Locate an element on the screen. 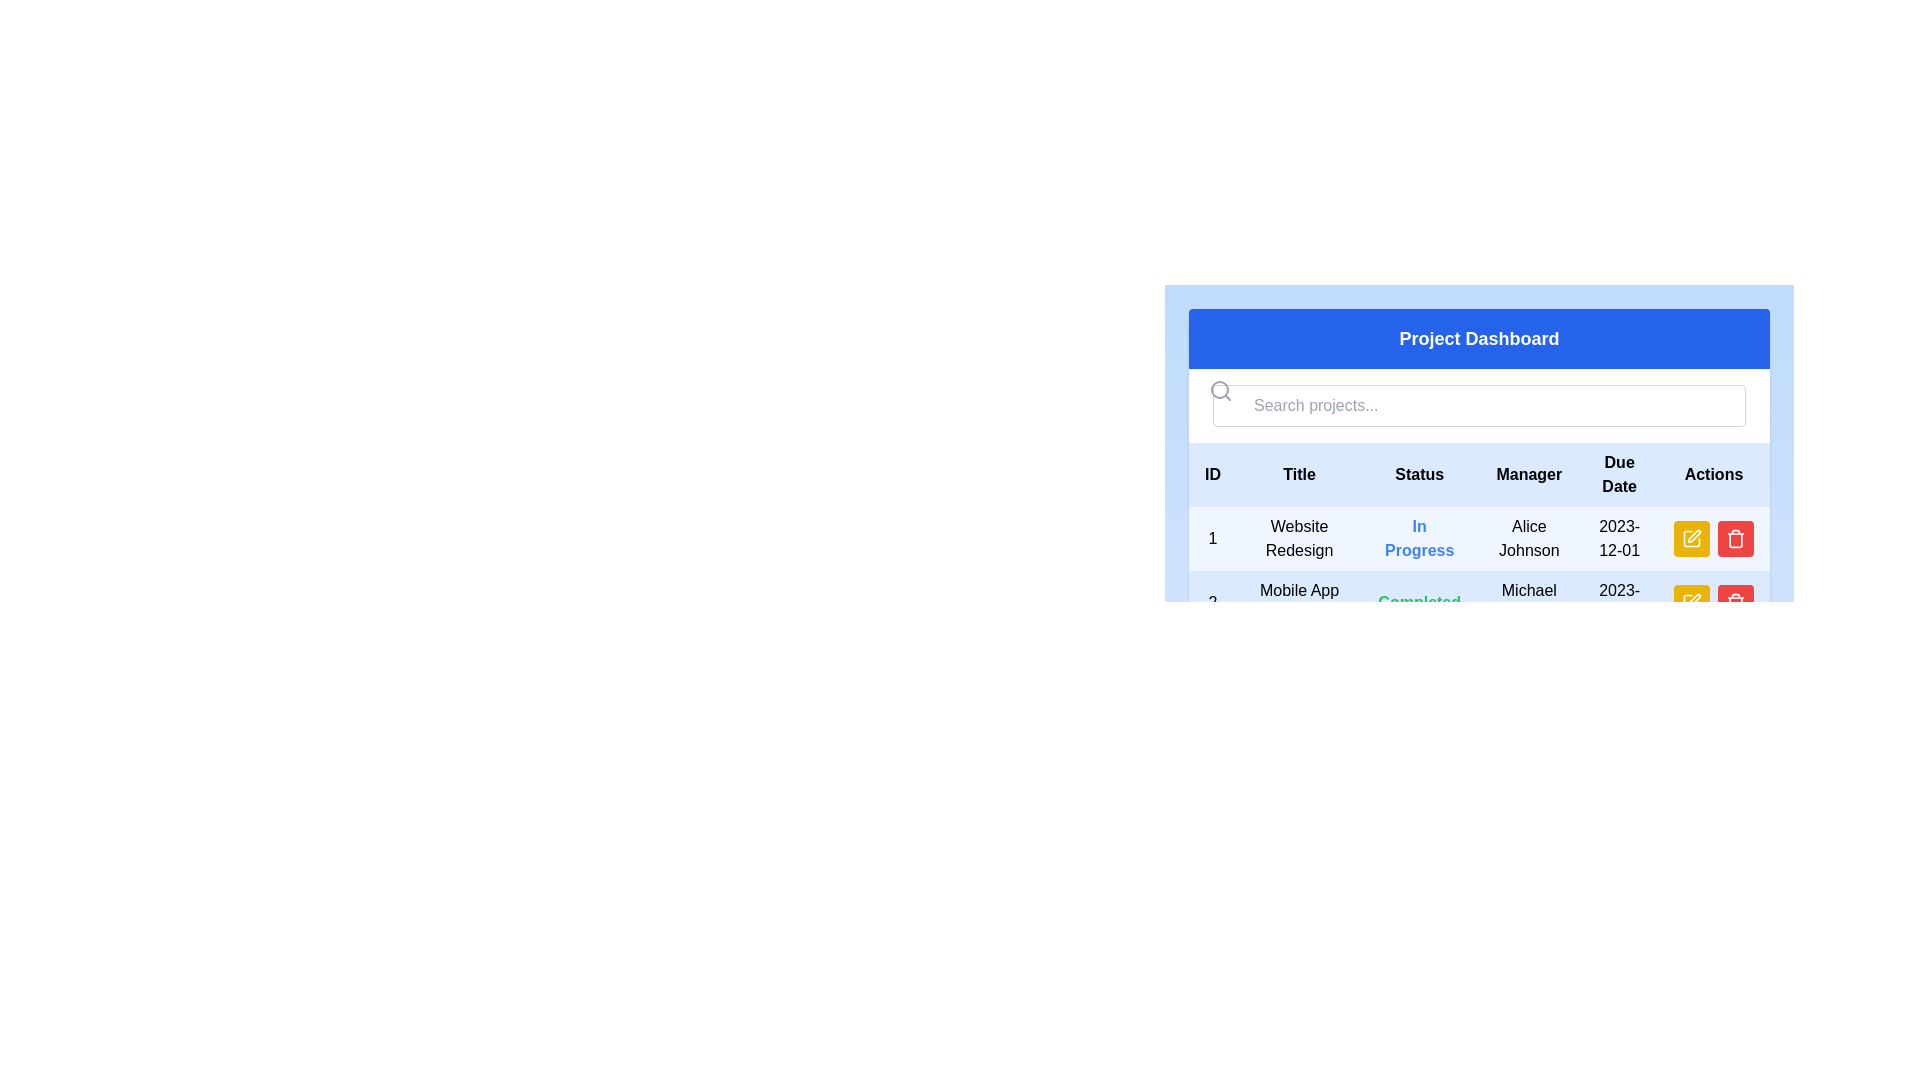 This screenshot has width=1920, height=1080. the trash icon, which is a white trash bin within a red circular button, located in the 'Actions' column of the second row of a table is located at coordinates (1735, 601).